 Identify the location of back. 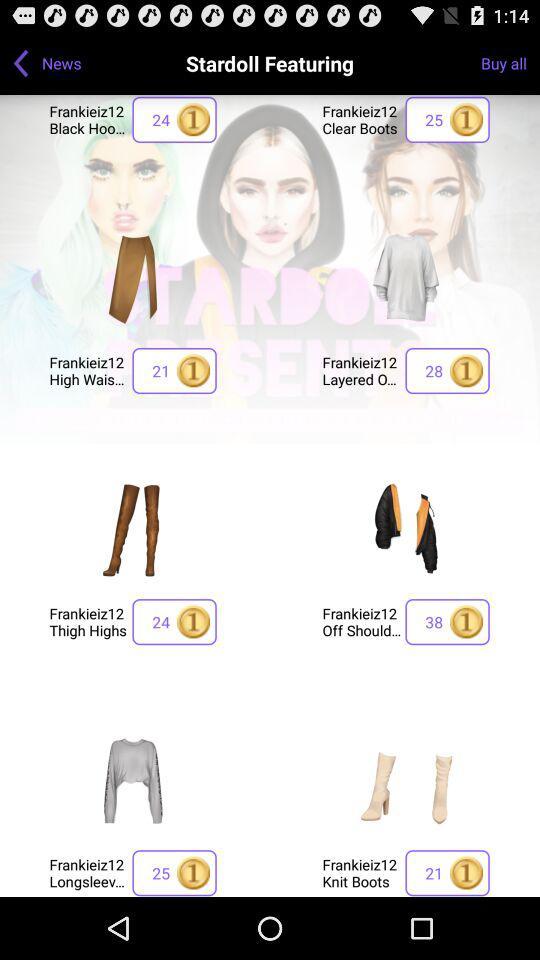
(20, 62).